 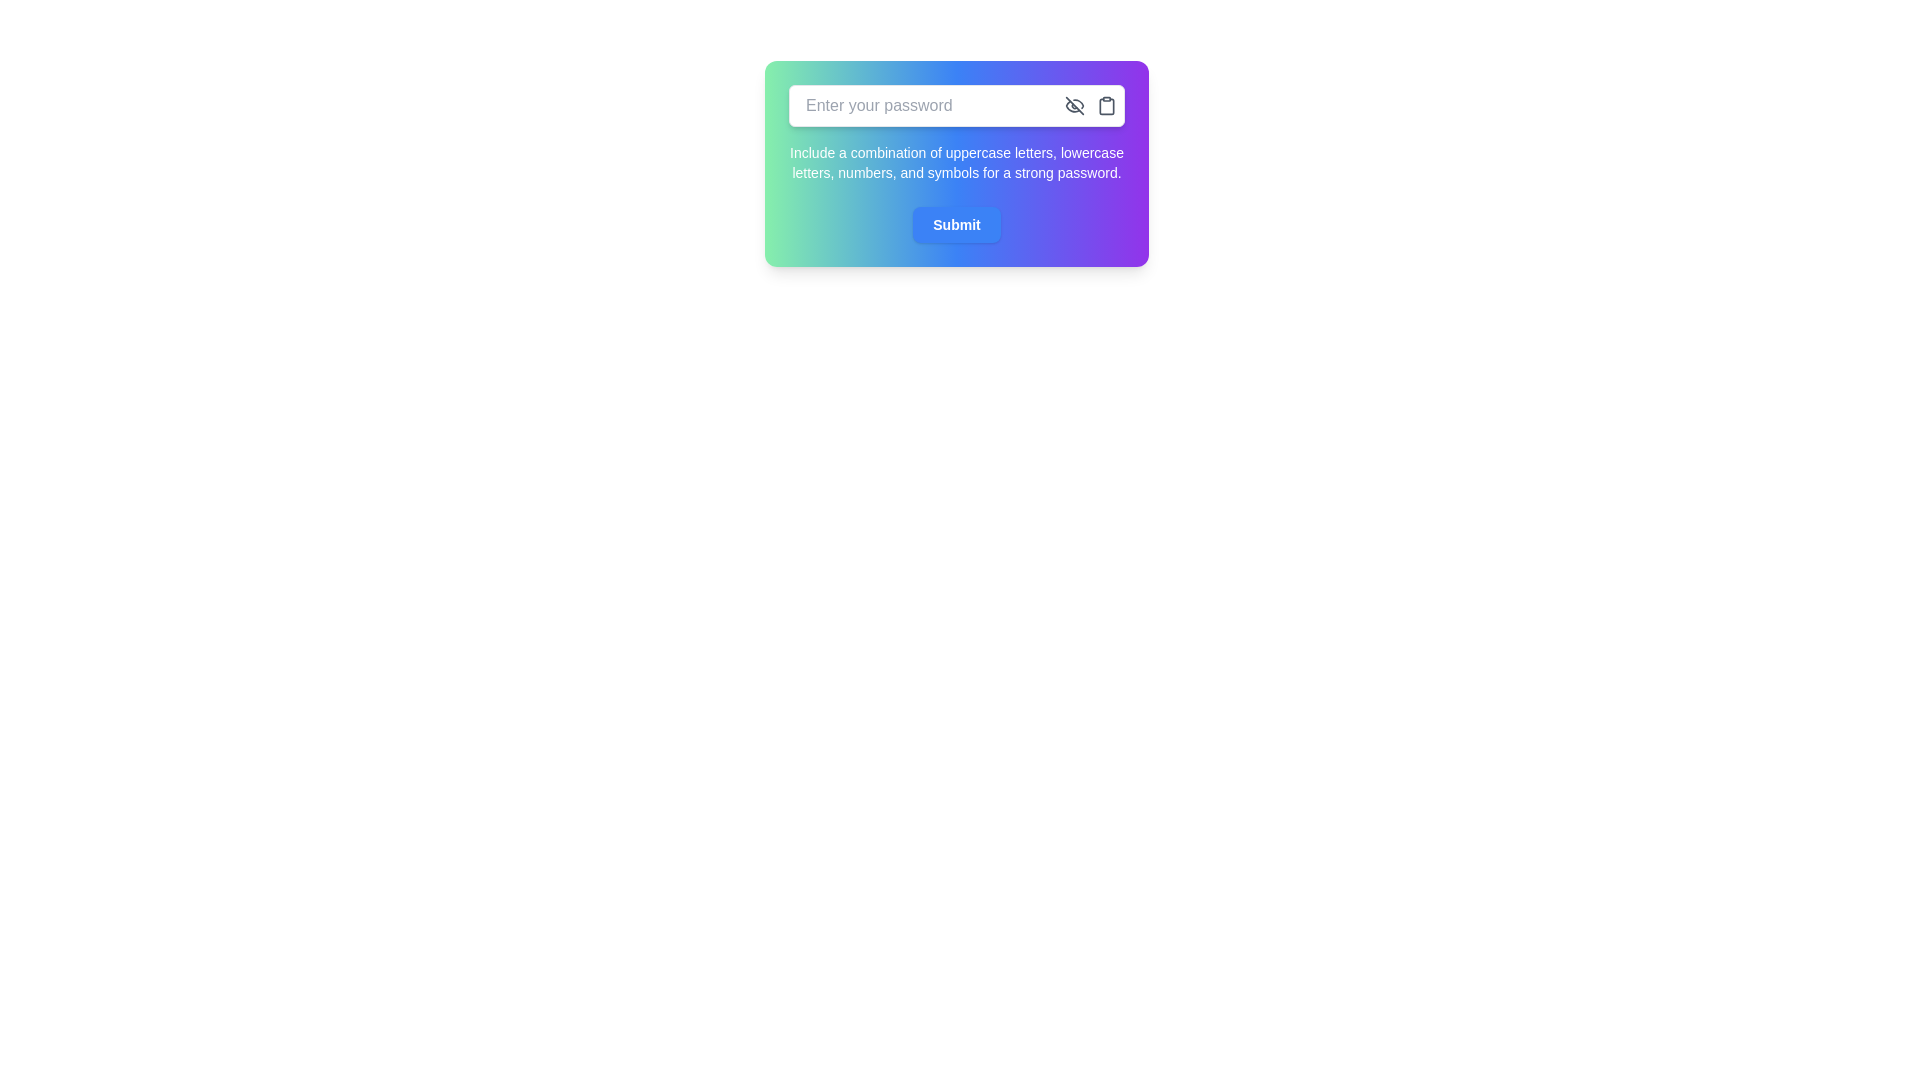 What do you see at coordinates (1106, 105) in the screenshot?
I see `the clipboard icon, which is a minimalistic line art representation located to the right of the password input field` at bounding box center [1106, 105].